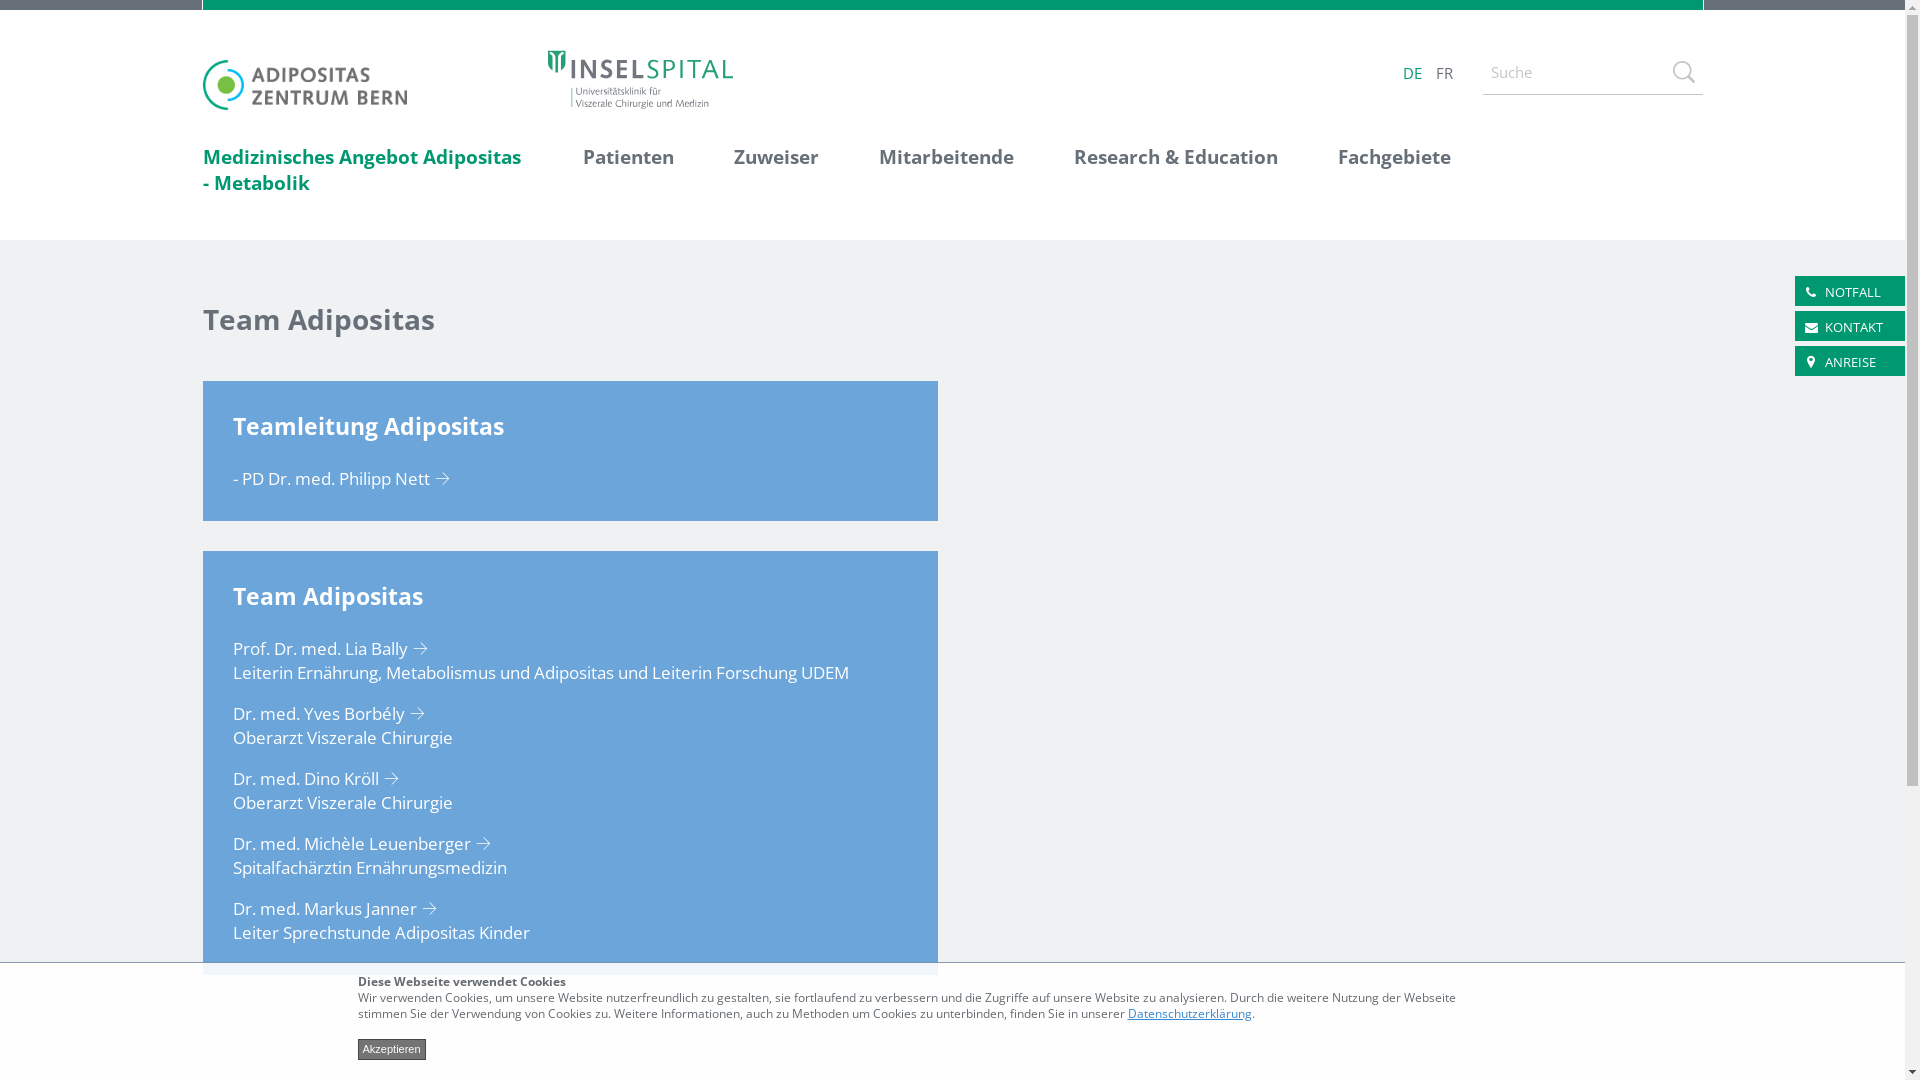  Describe the element at coordinates (1378, 171) in the screenshot. I see `'Fachgebiete'` at that location.